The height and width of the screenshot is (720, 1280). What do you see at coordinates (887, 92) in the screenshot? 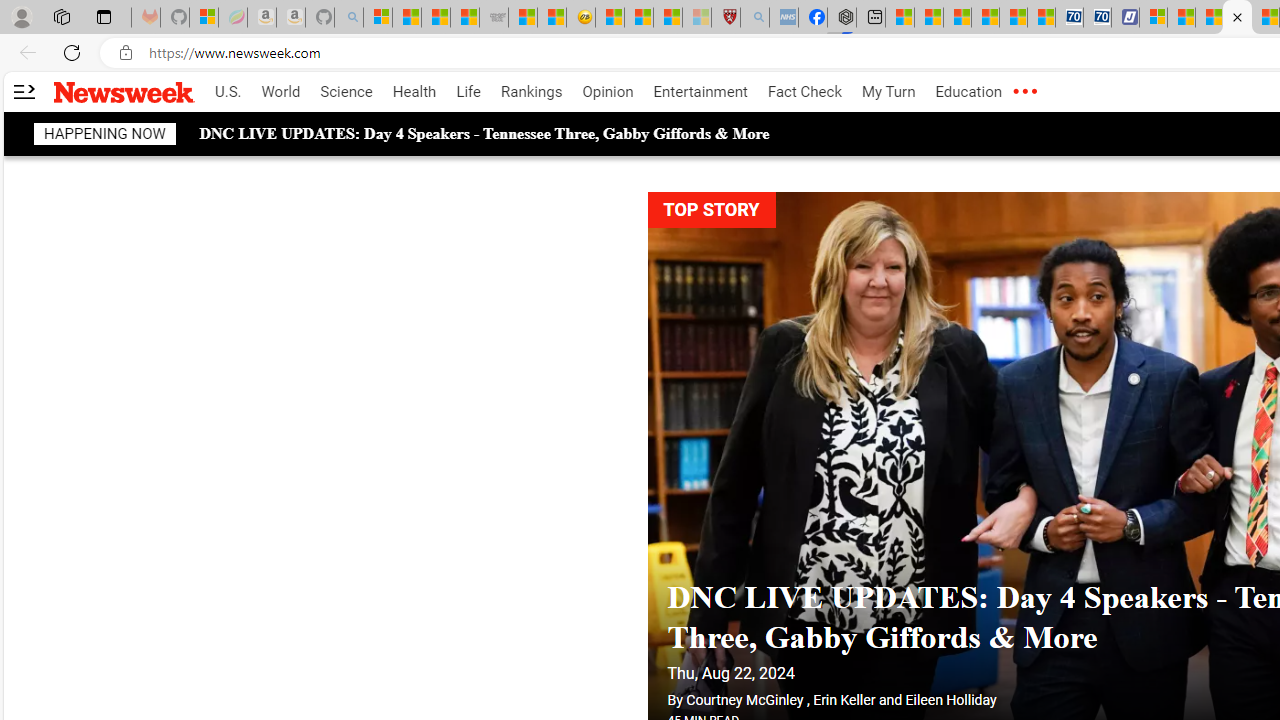
I see `'My Turn'` at bounding box center [887, 92].